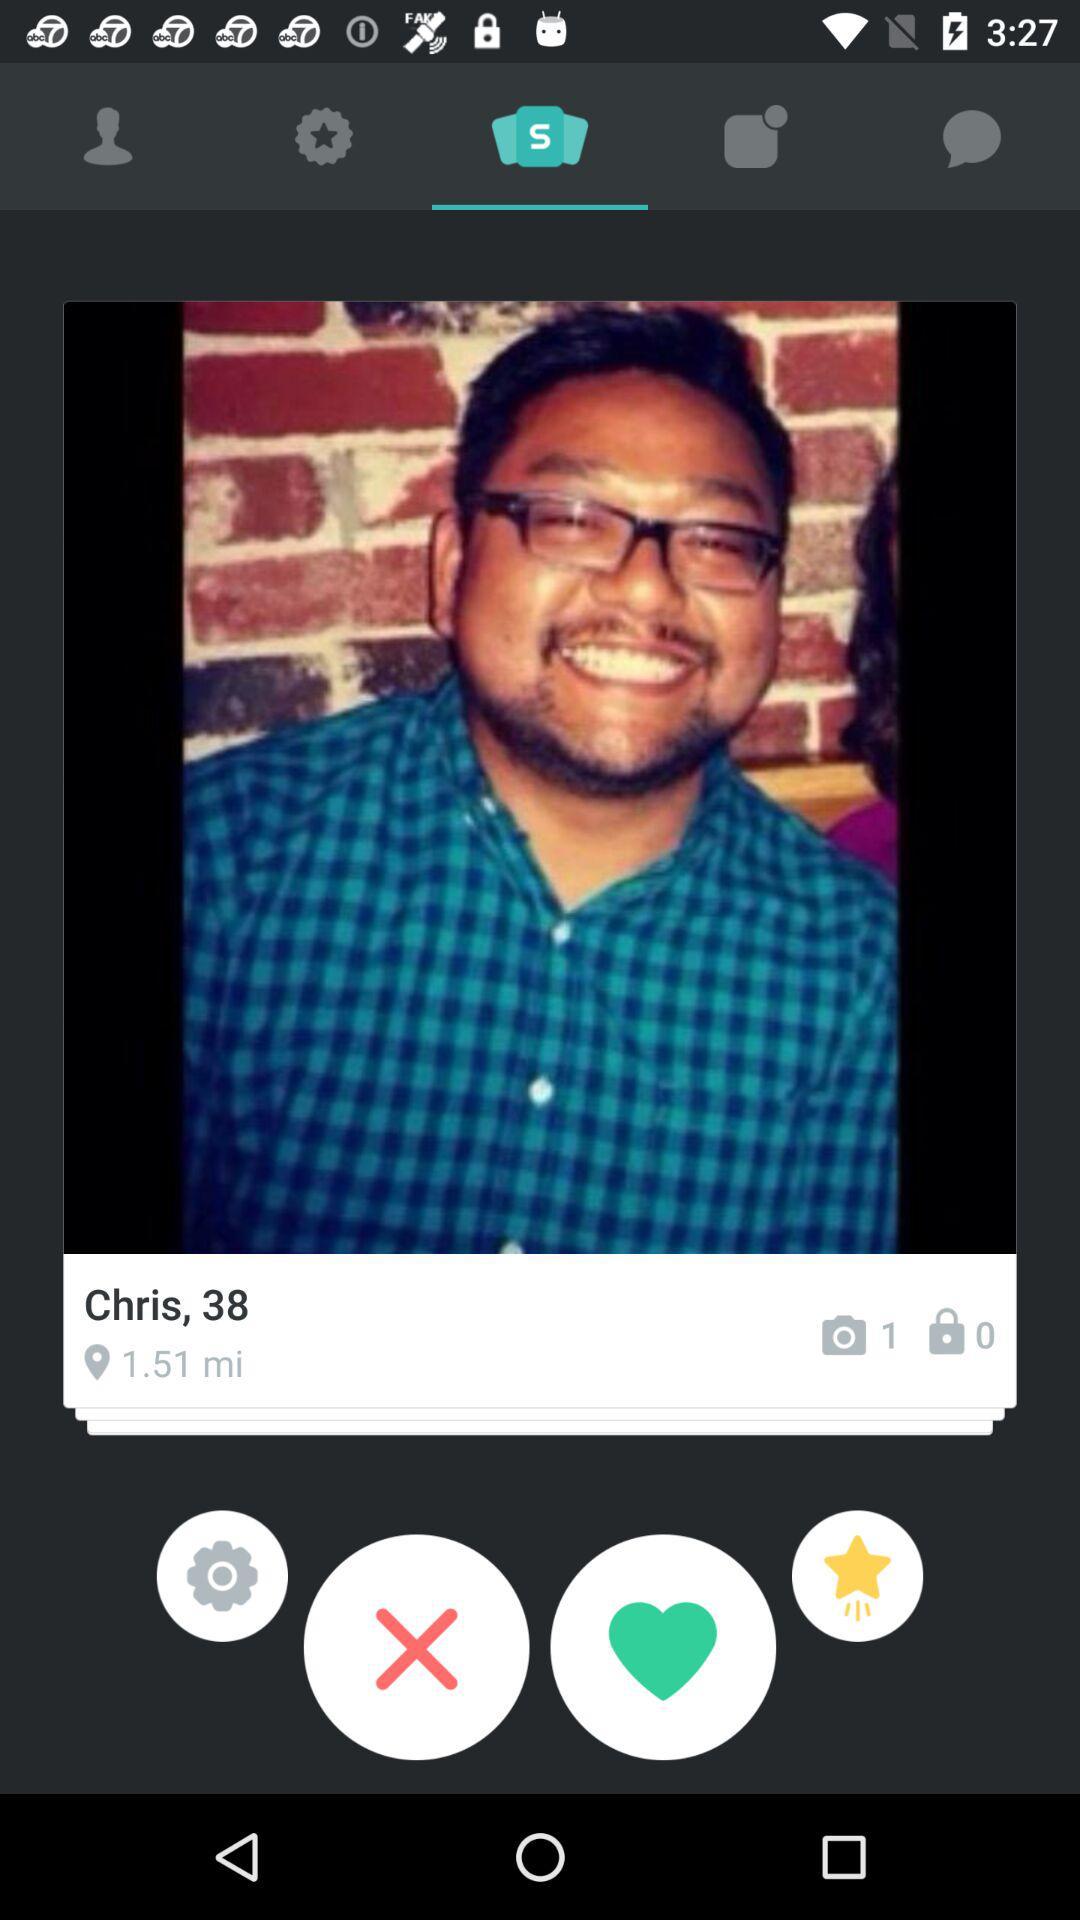 The height and width of the screenshot is (1920, 1080). Describe the element at coordinates (856, 1575) in the screenshot. I see `the star icon` at that location.